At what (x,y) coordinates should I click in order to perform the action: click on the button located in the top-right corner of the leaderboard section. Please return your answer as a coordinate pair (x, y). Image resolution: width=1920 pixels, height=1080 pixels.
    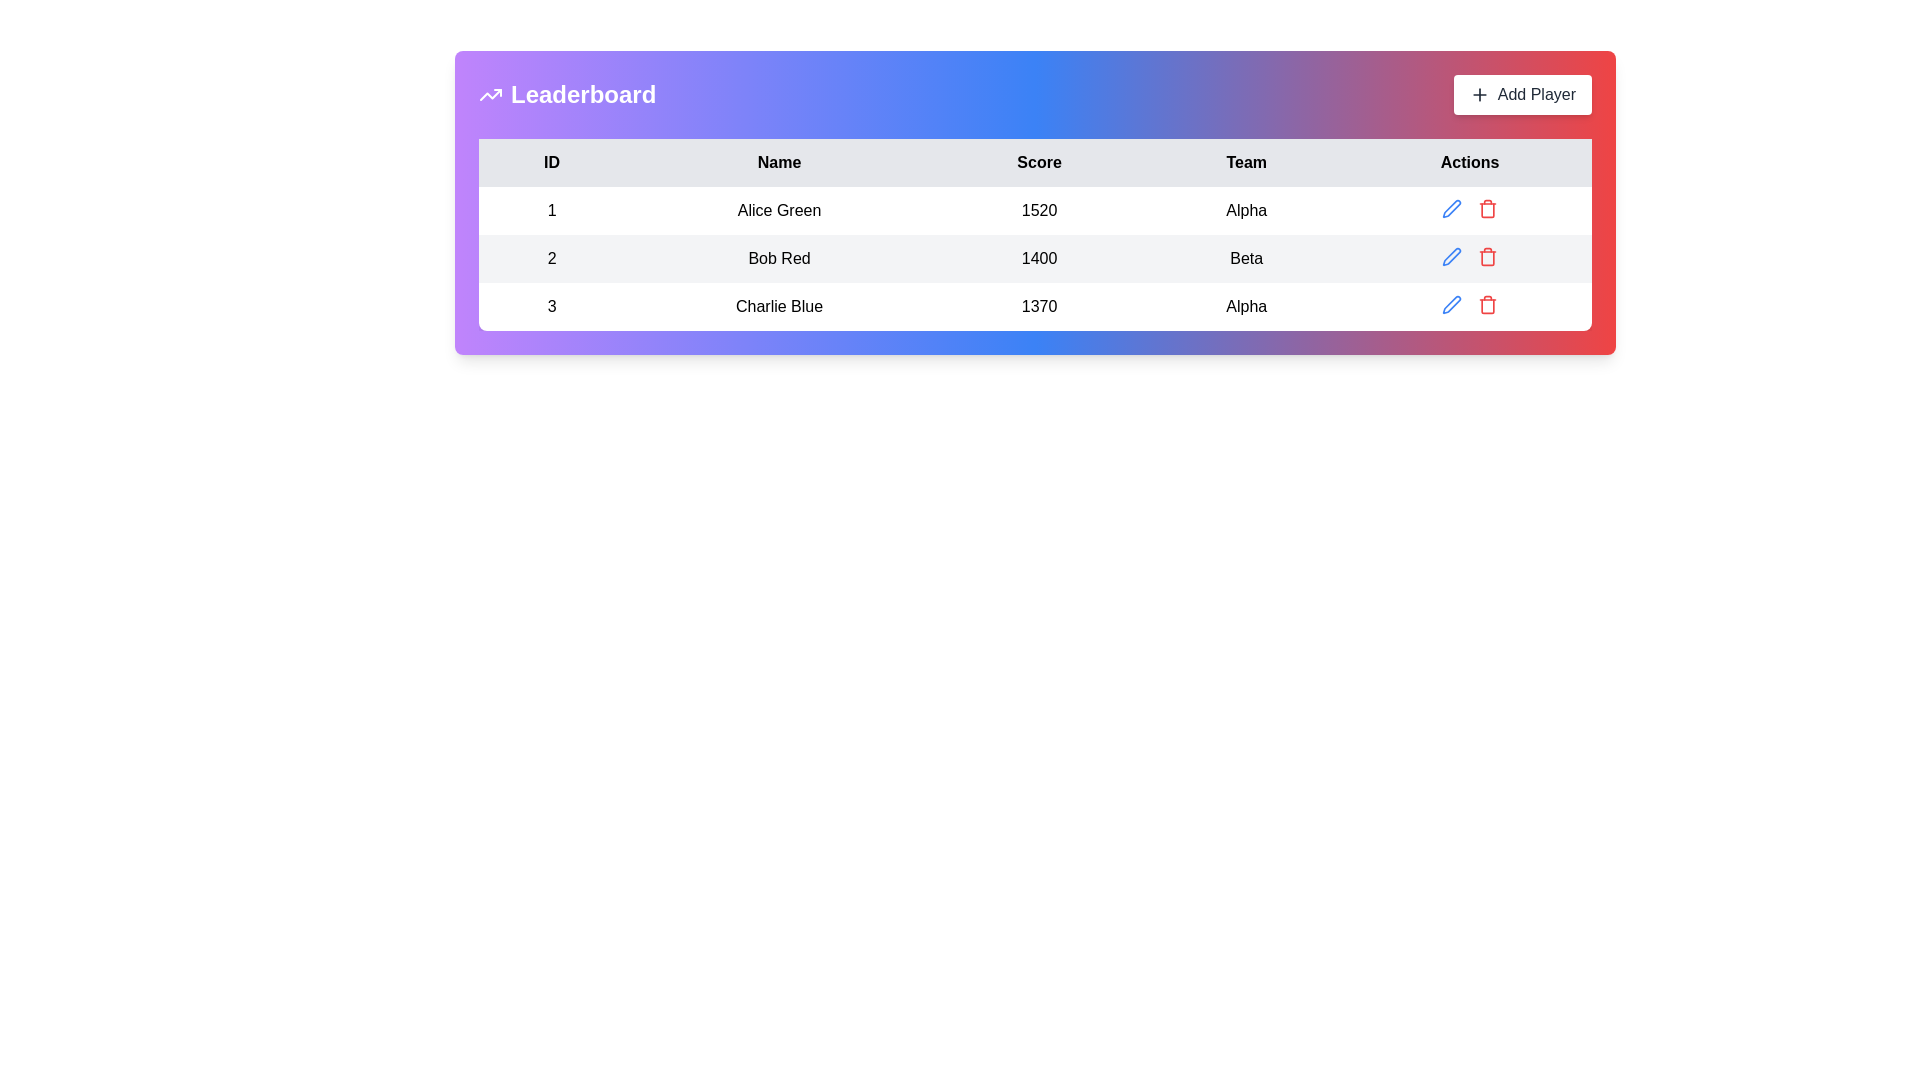
    Looking at the image, I should click on (1521, 95).